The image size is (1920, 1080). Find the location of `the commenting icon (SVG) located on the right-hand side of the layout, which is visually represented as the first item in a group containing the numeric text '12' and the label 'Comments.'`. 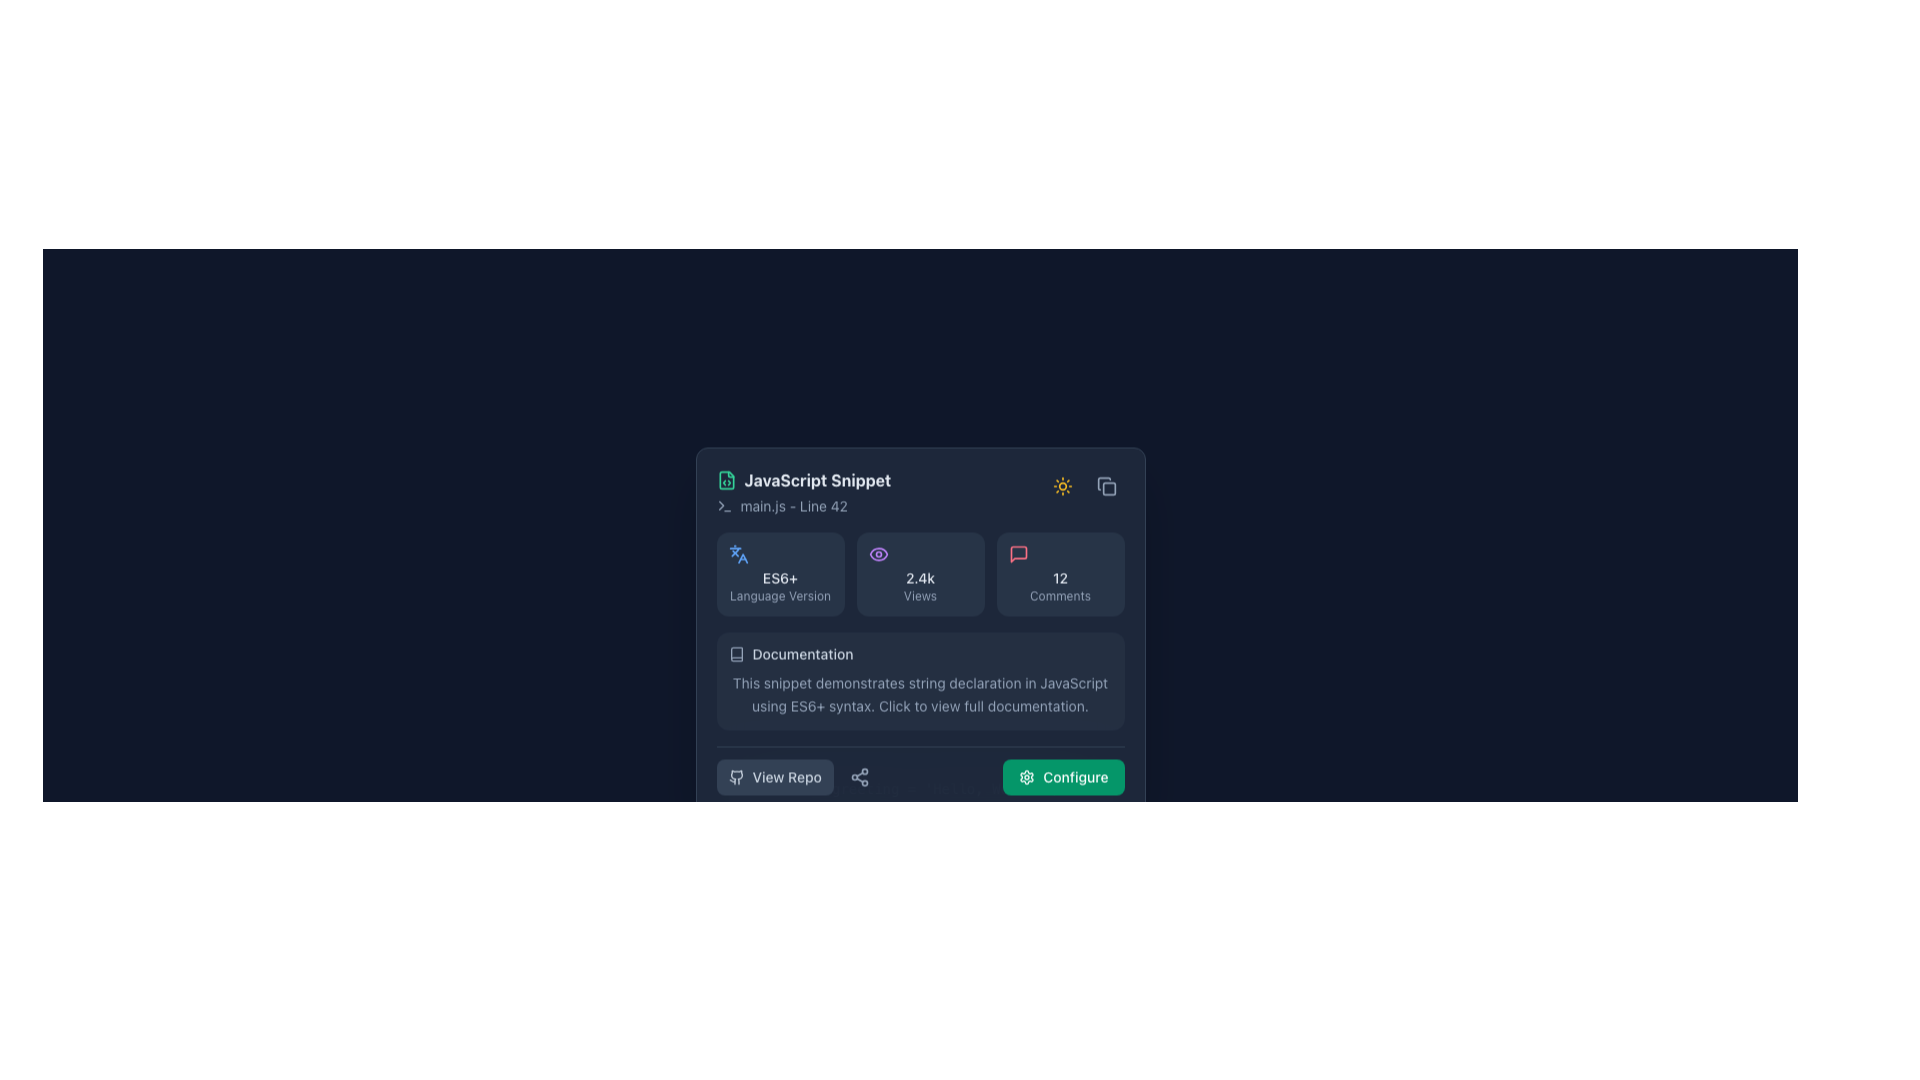

the commenting icon (SVG) located on the right-hand side of the layout, which is visually represented as the first item in a group containing the numeric text '12' and the label 'Comments.' is located at coordinates (1018, 554).